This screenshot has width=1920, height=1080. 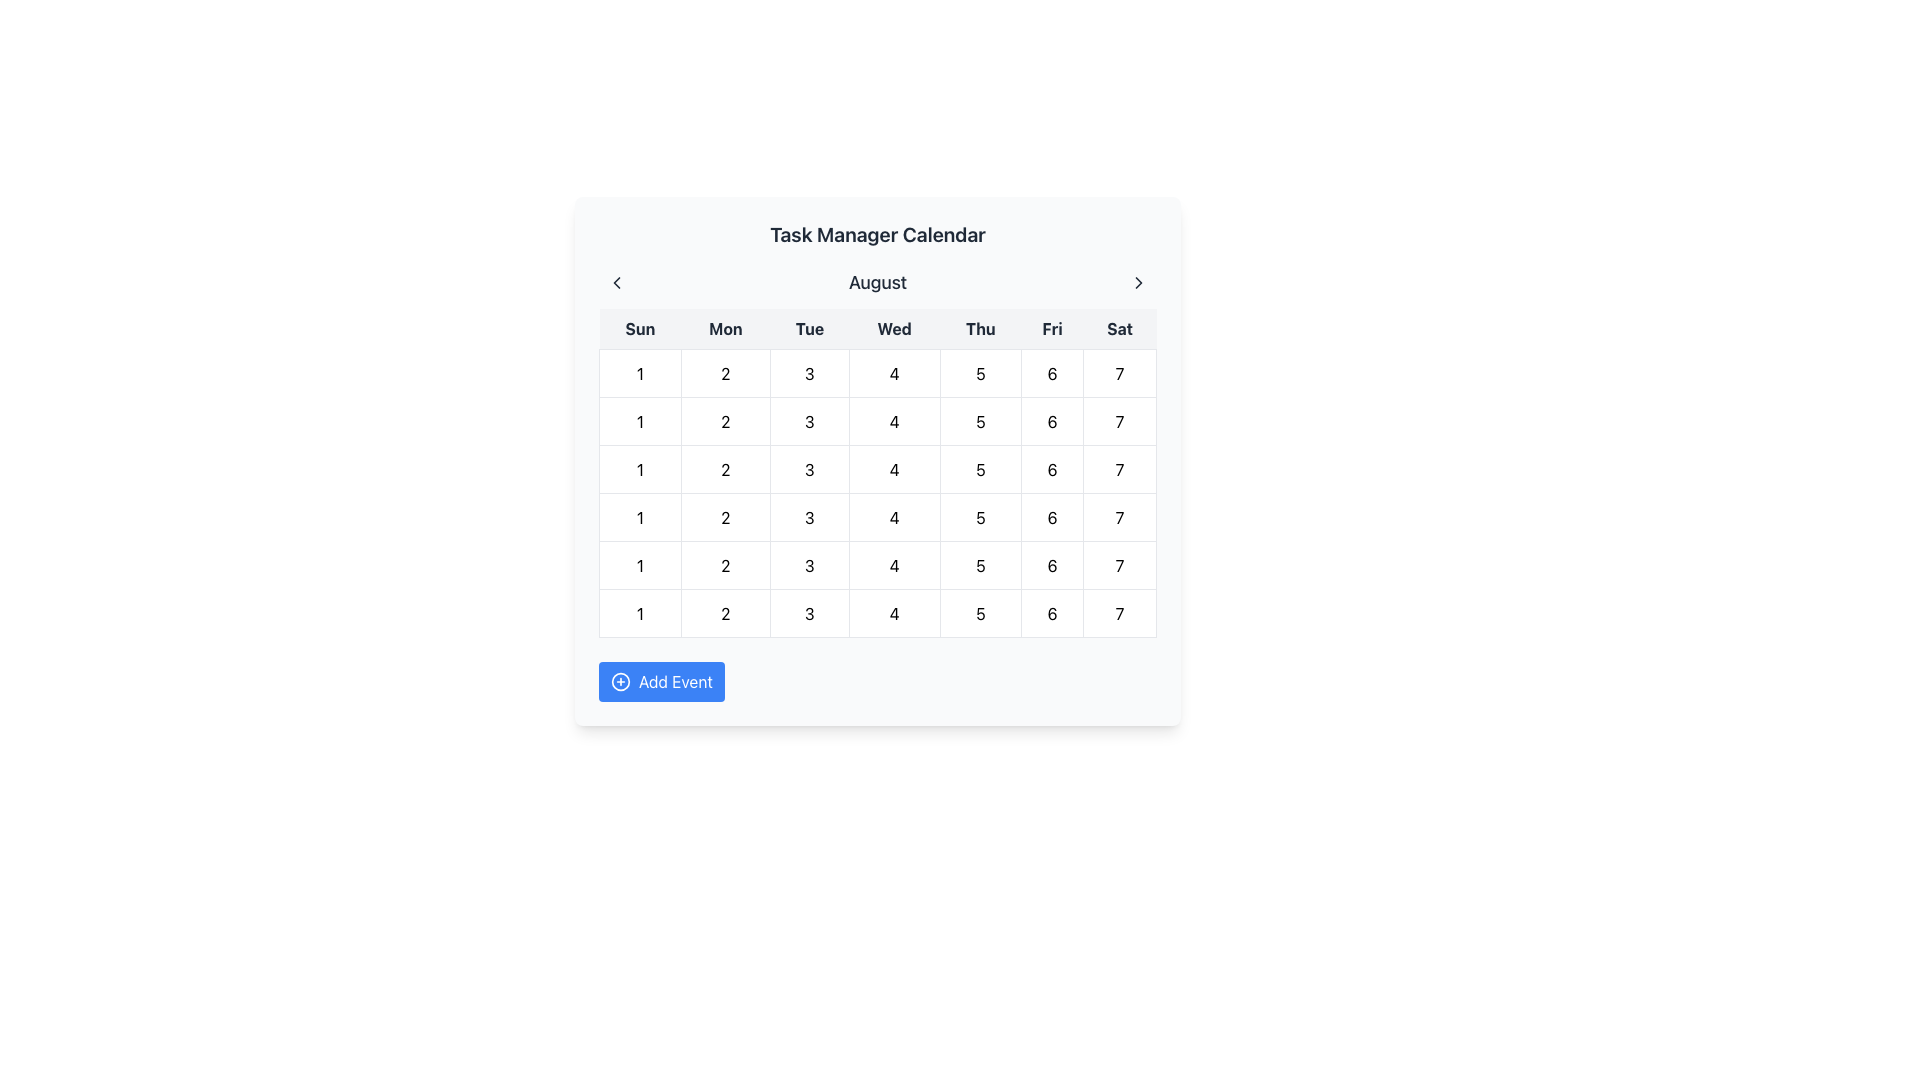 I want to click on the Text Label for Friday in the weekly calendar, so click(x=1051, y=328).